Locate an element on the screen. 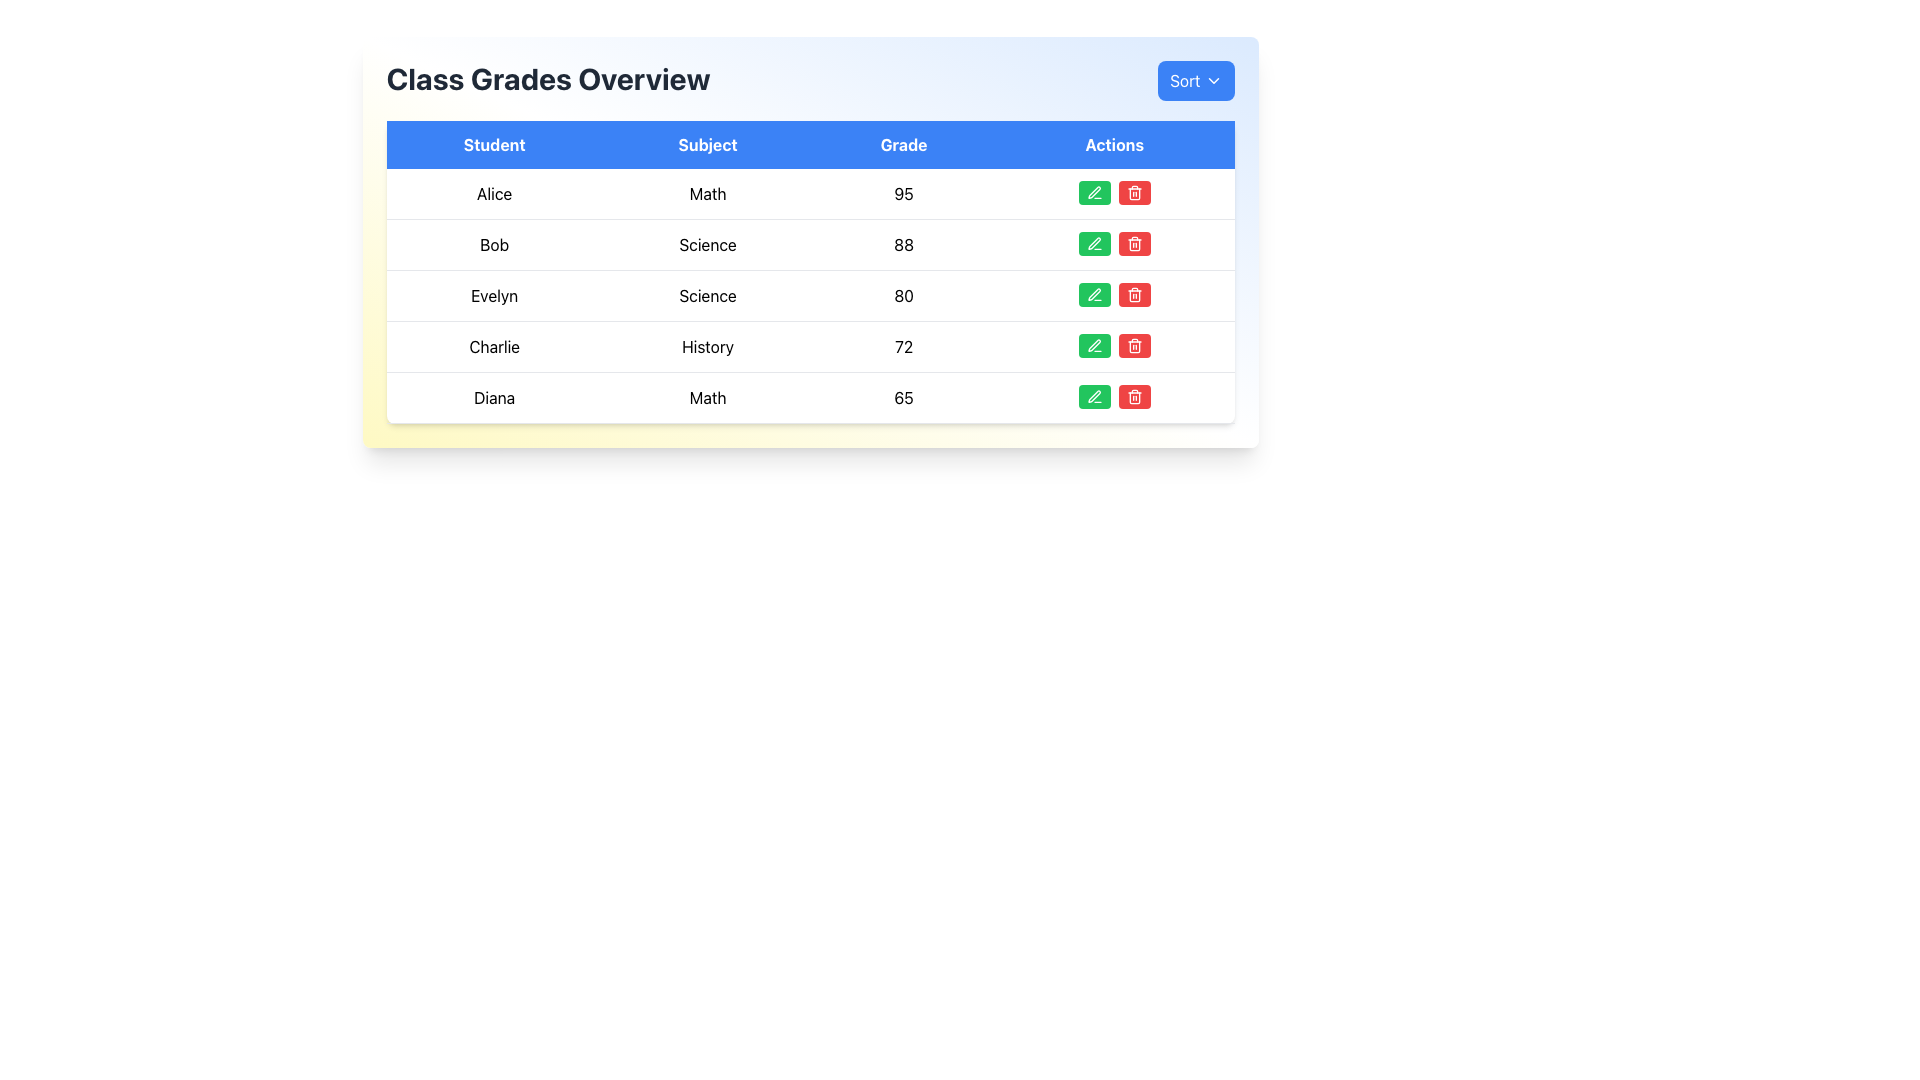  the red rectangular button with a trash can icon located in the 'Actions' column, fifth row for student Diana, to change its background color is located at coordinates (1134, 345).